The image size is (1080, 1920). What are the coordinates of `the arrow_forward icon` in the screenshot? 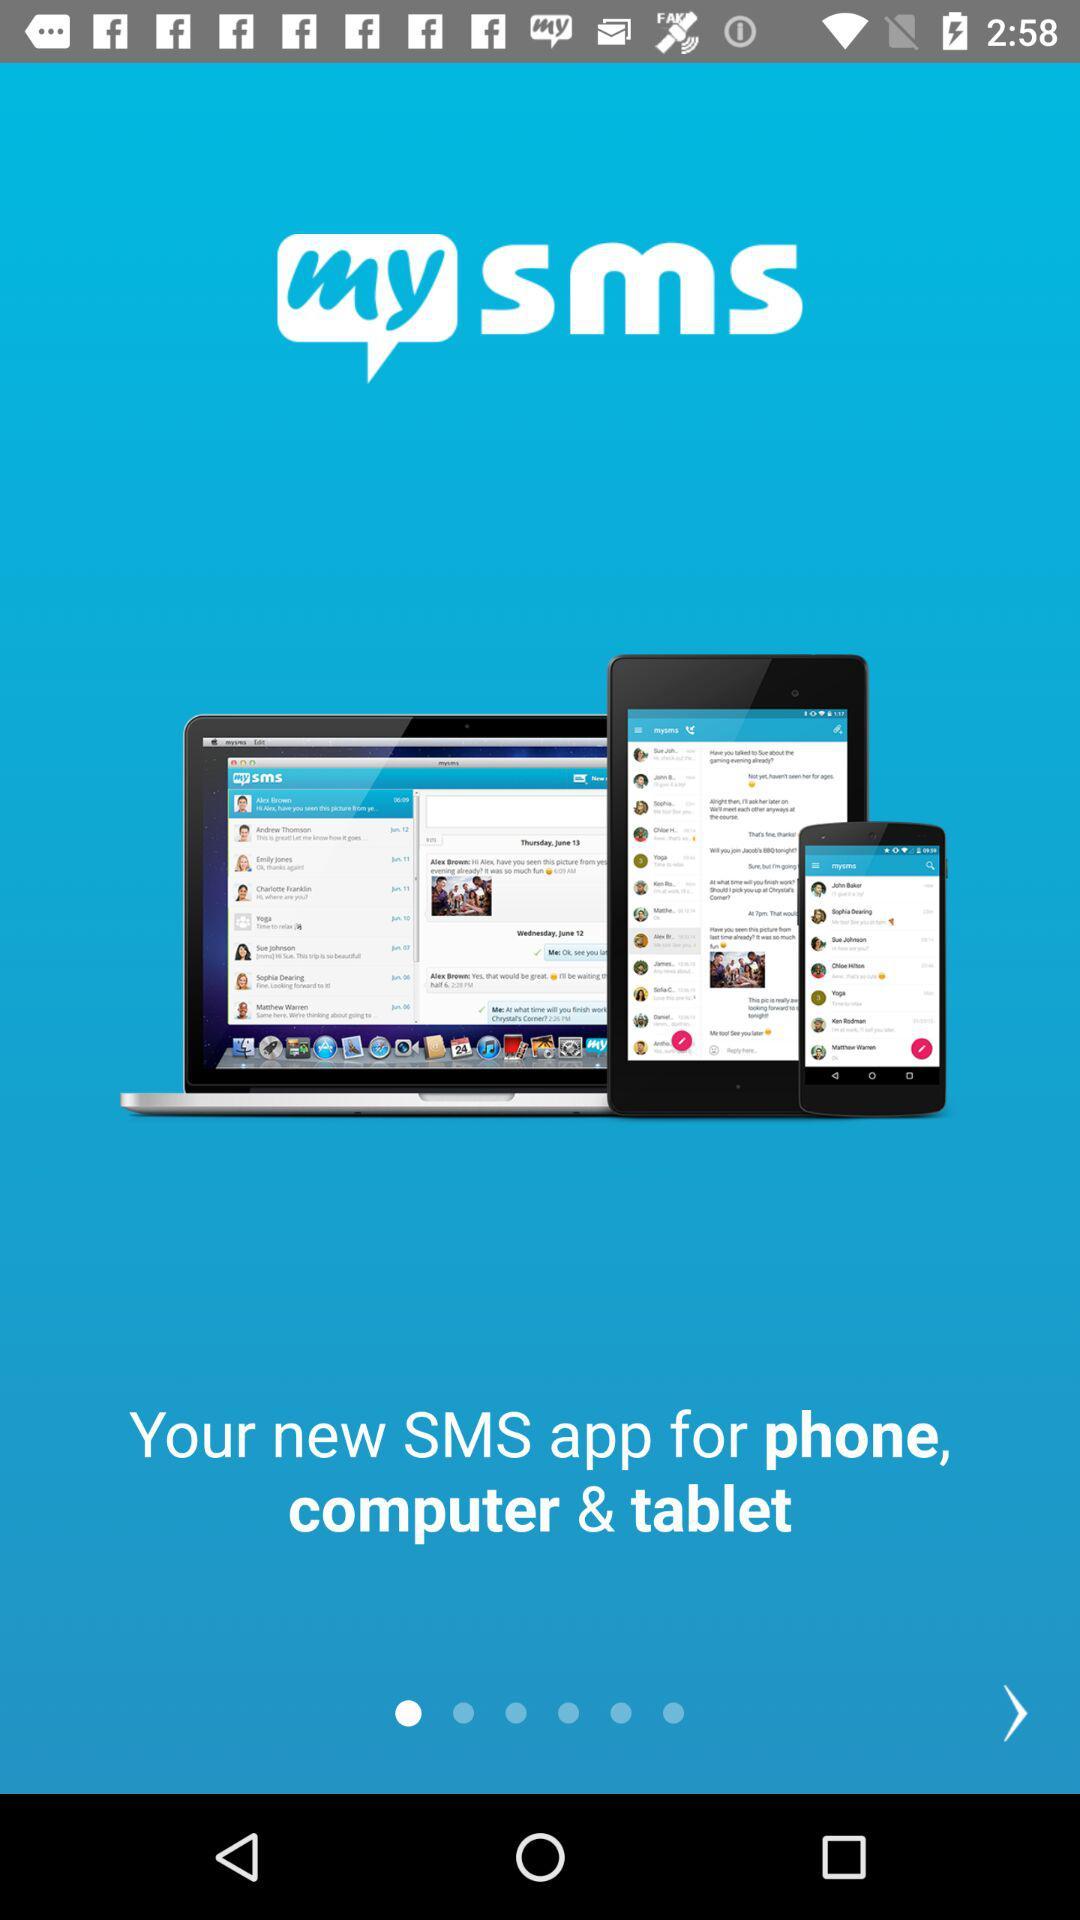 It's located at (1015, 1712).